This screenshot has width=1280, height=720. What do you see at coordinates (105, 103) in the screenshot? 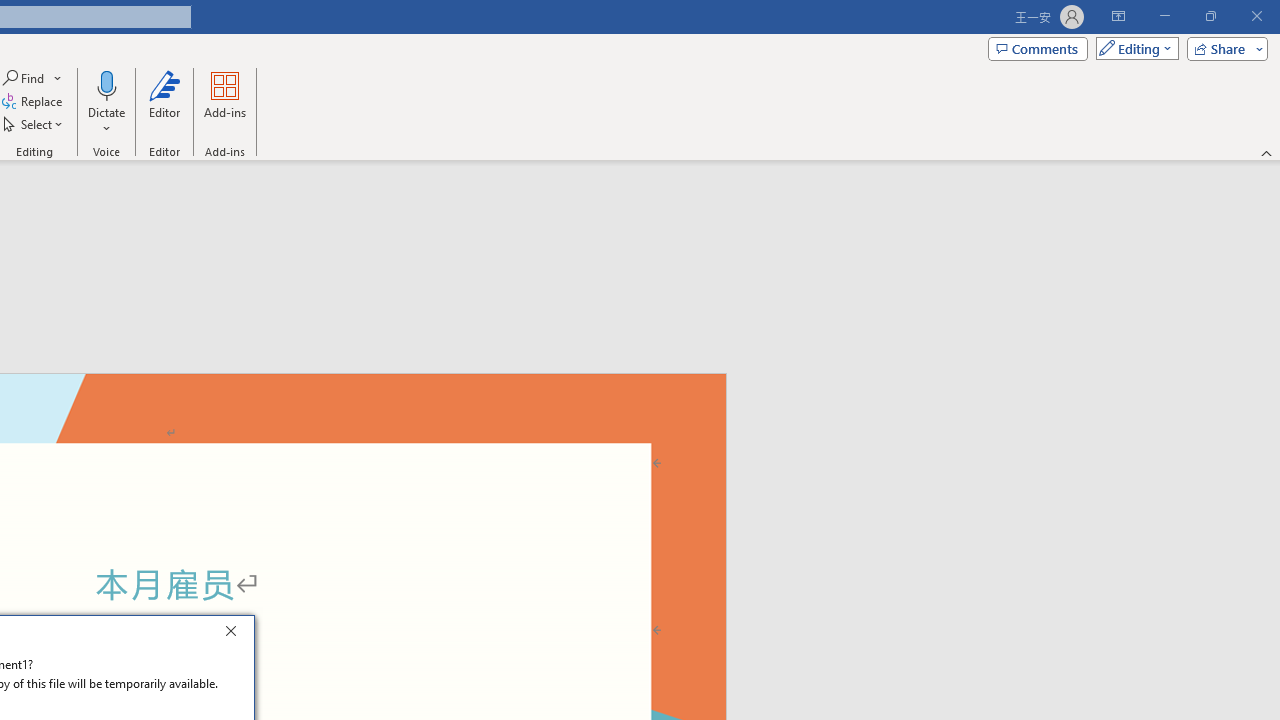
I see `'Dictate'` at bounding box center [105, 103].